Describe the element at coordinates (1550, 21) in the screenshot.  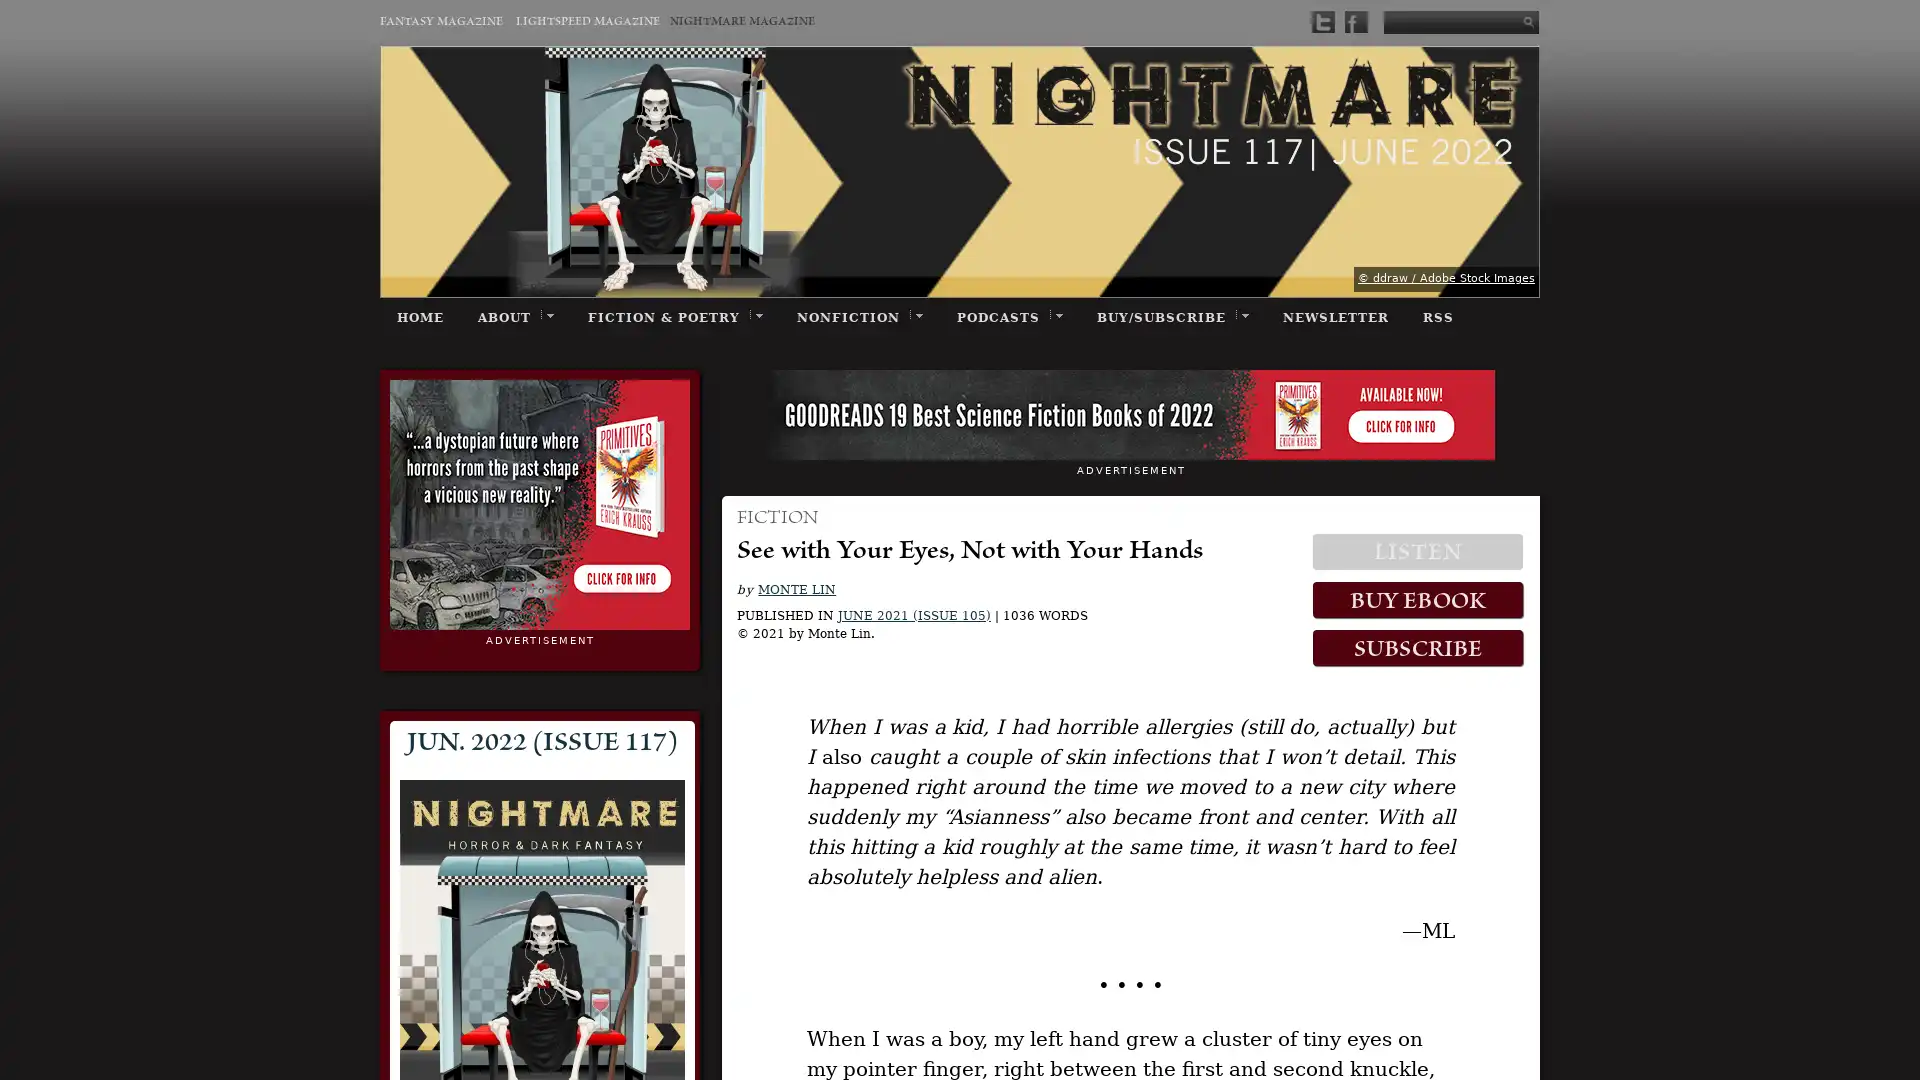
I see `Submit` at that location.